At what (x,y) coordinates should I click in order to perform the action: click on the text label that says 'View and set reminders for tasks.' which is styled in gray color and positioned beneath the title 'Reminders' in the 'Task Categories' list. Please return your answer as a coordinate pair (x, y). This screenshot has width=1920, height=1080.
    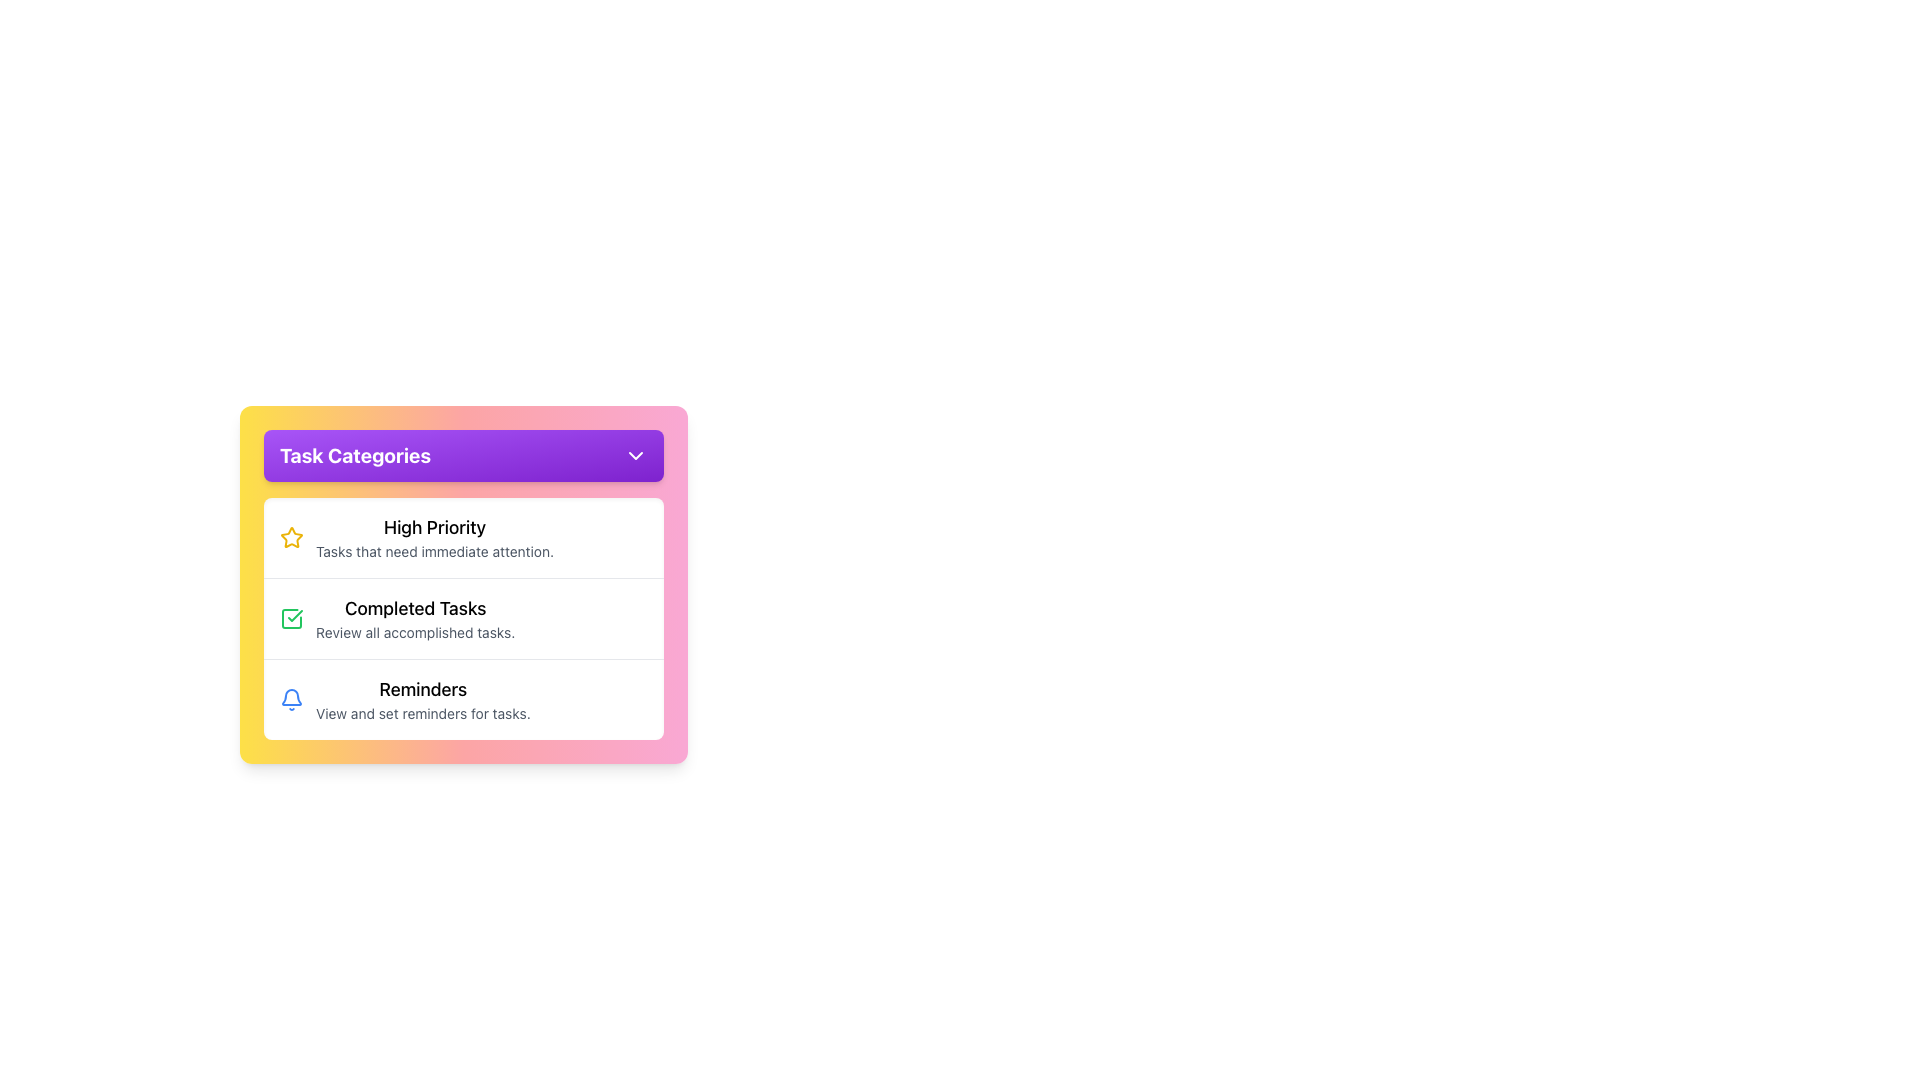
    Looking at the image, I should click on (422, 712).